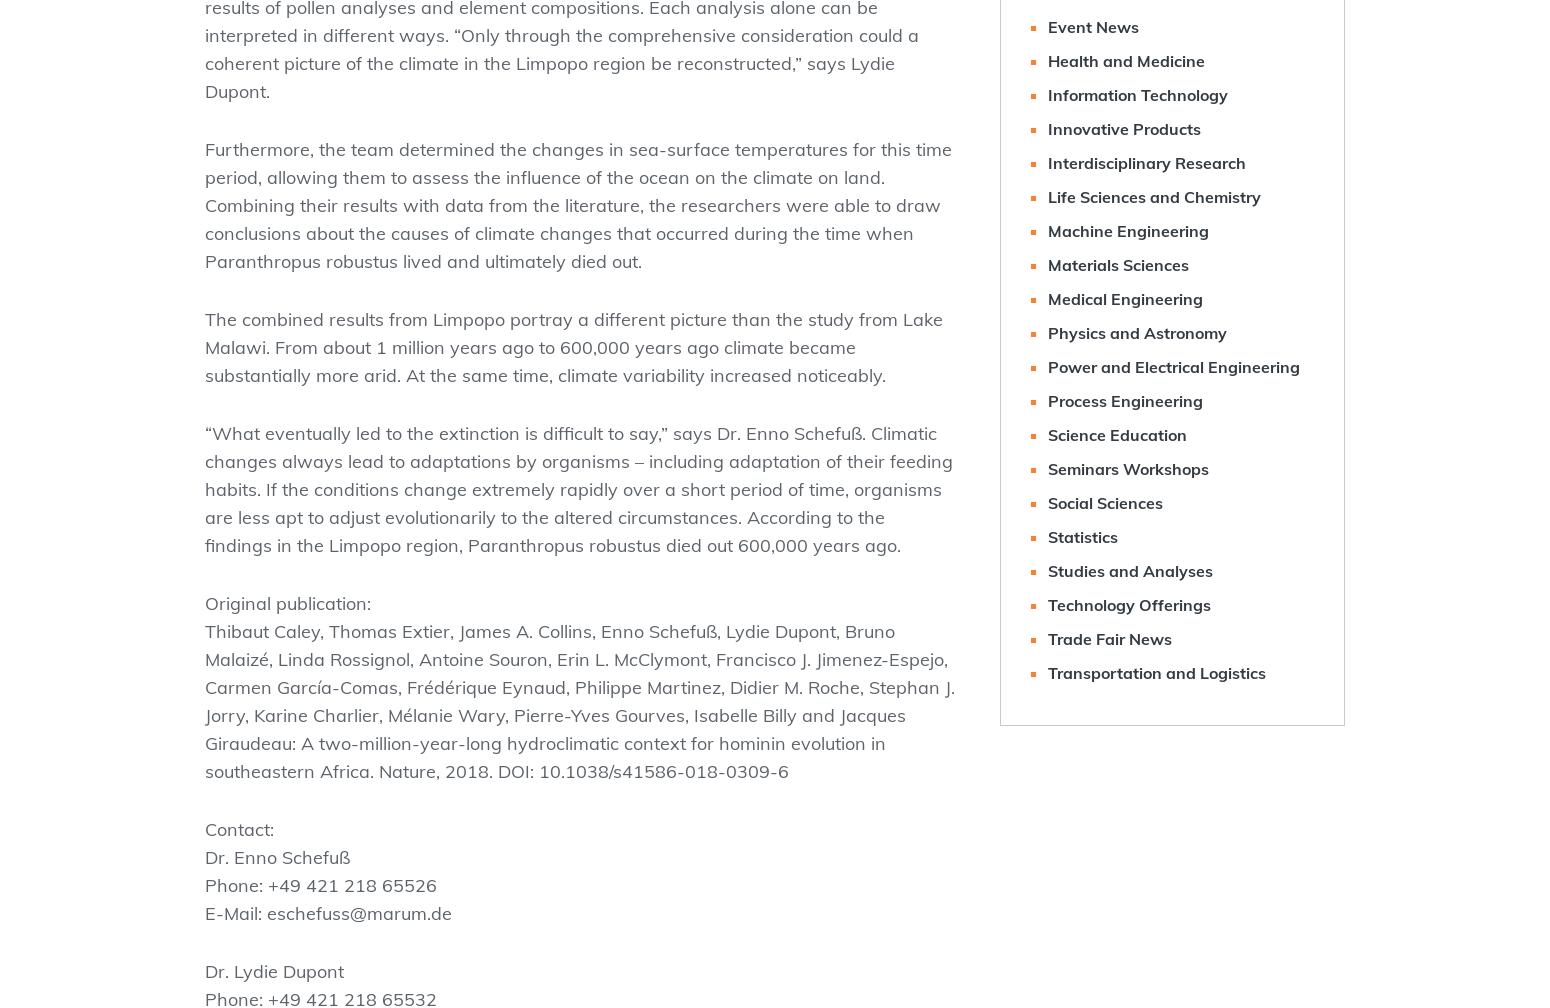  I want to click on 'Interdisciplinary Research', so click(1146, 162).